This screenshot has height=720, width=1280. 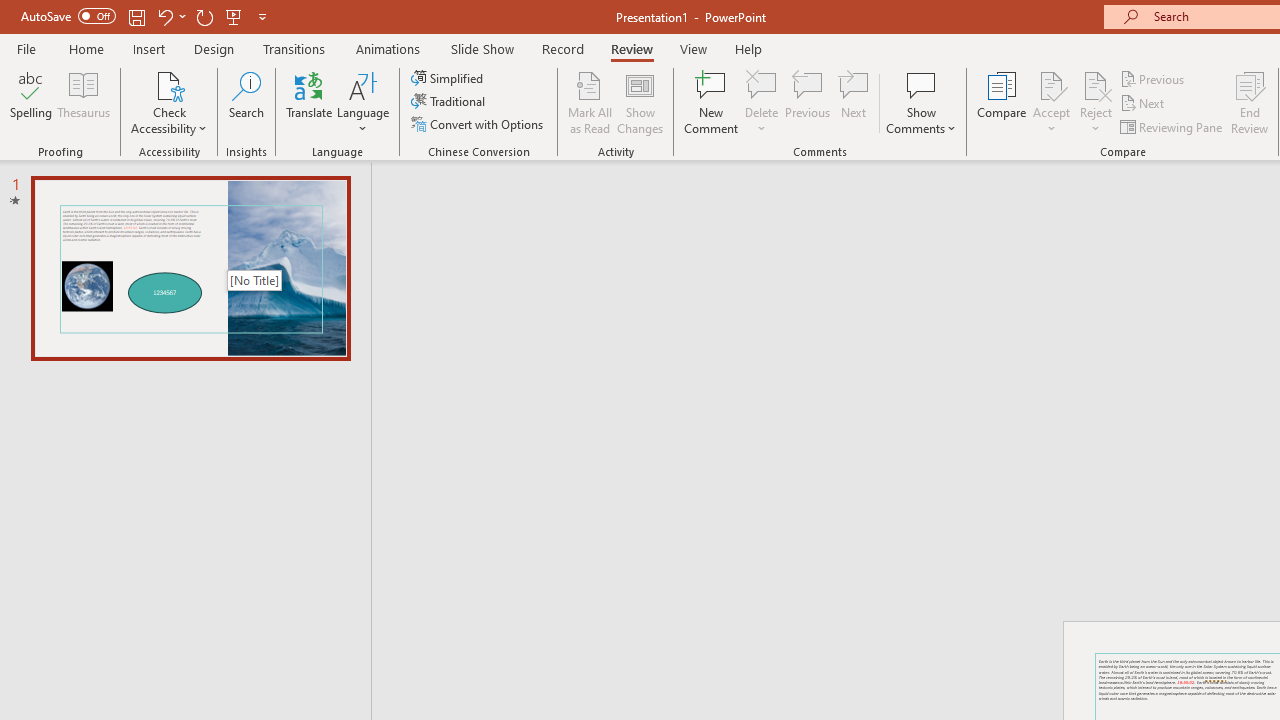 What do you see at coordinates (1002, 103) in the screenshot?
I see `'Compare'` at bounding box center [1002, 103].